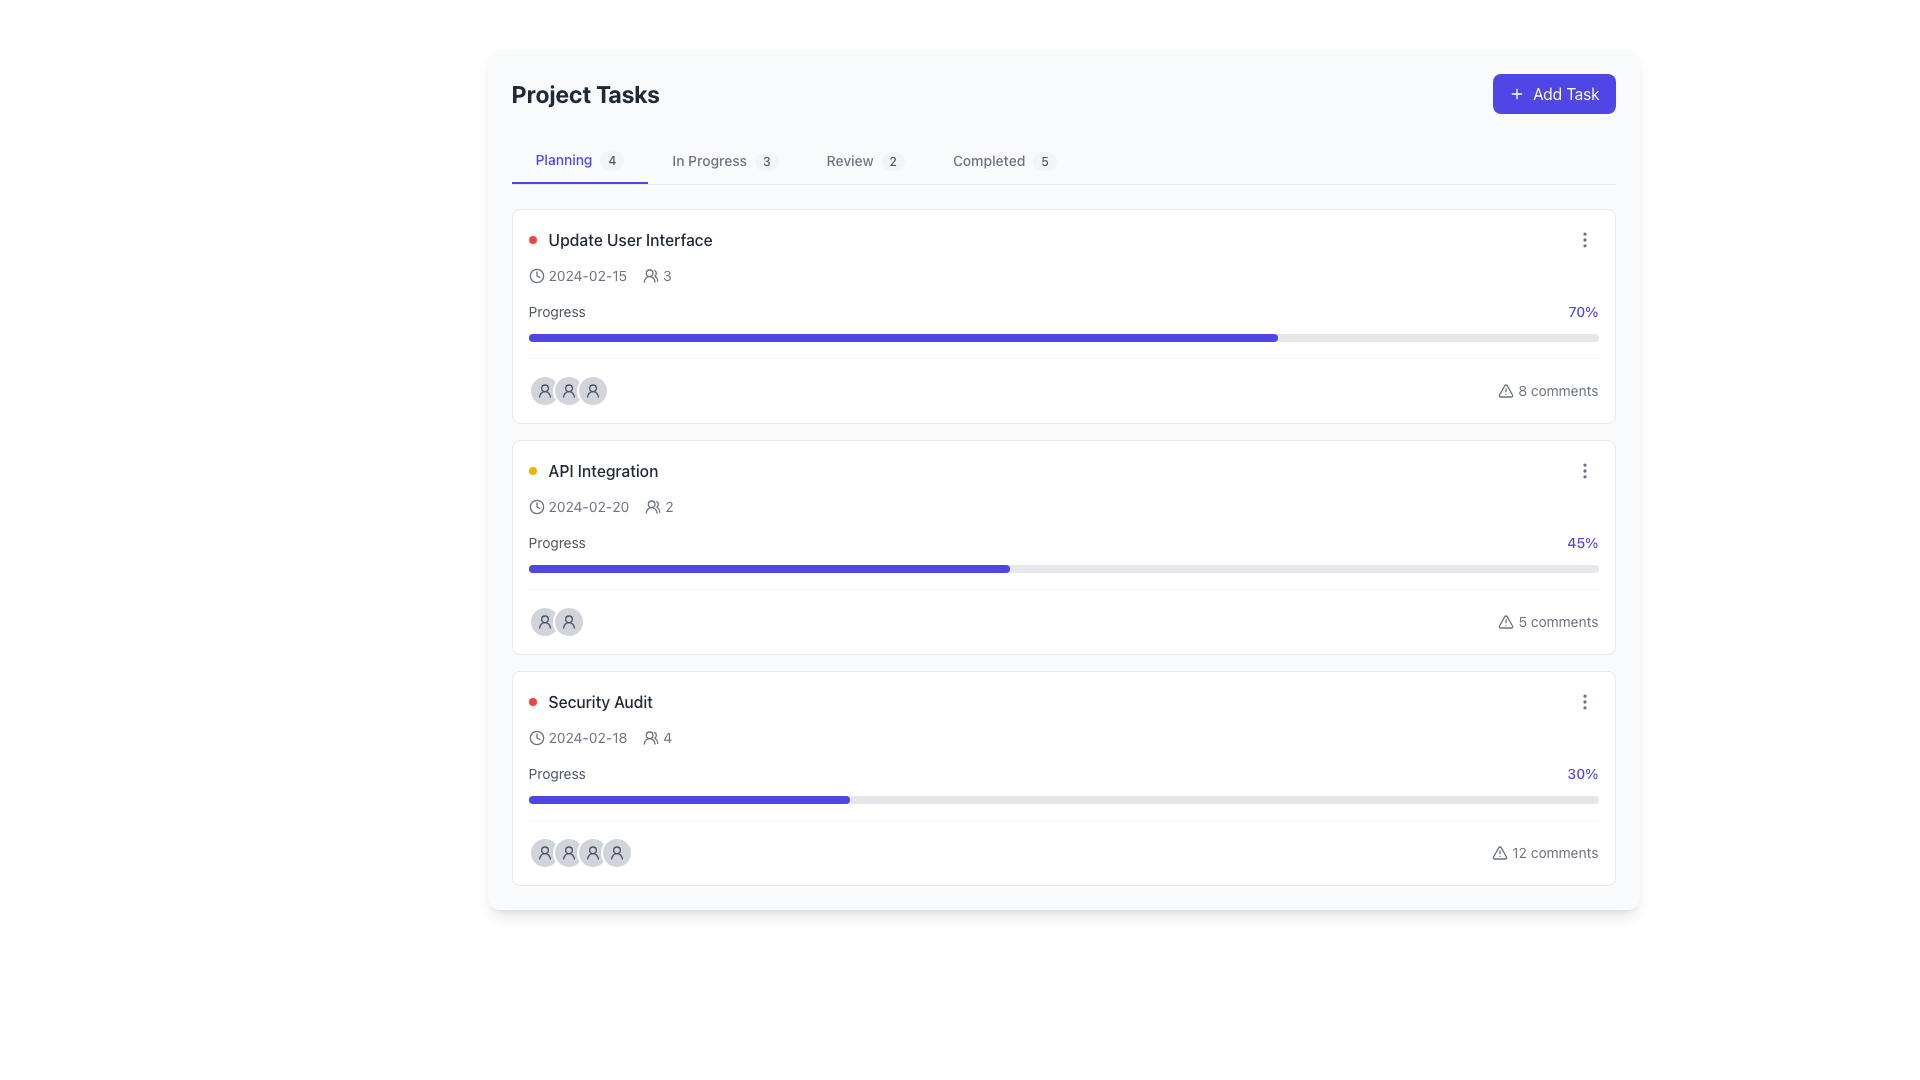  I want to click on the SVG icon representing multiple users in the task card titled 'Security Audit', located before the '4' text, so click(651, 737).